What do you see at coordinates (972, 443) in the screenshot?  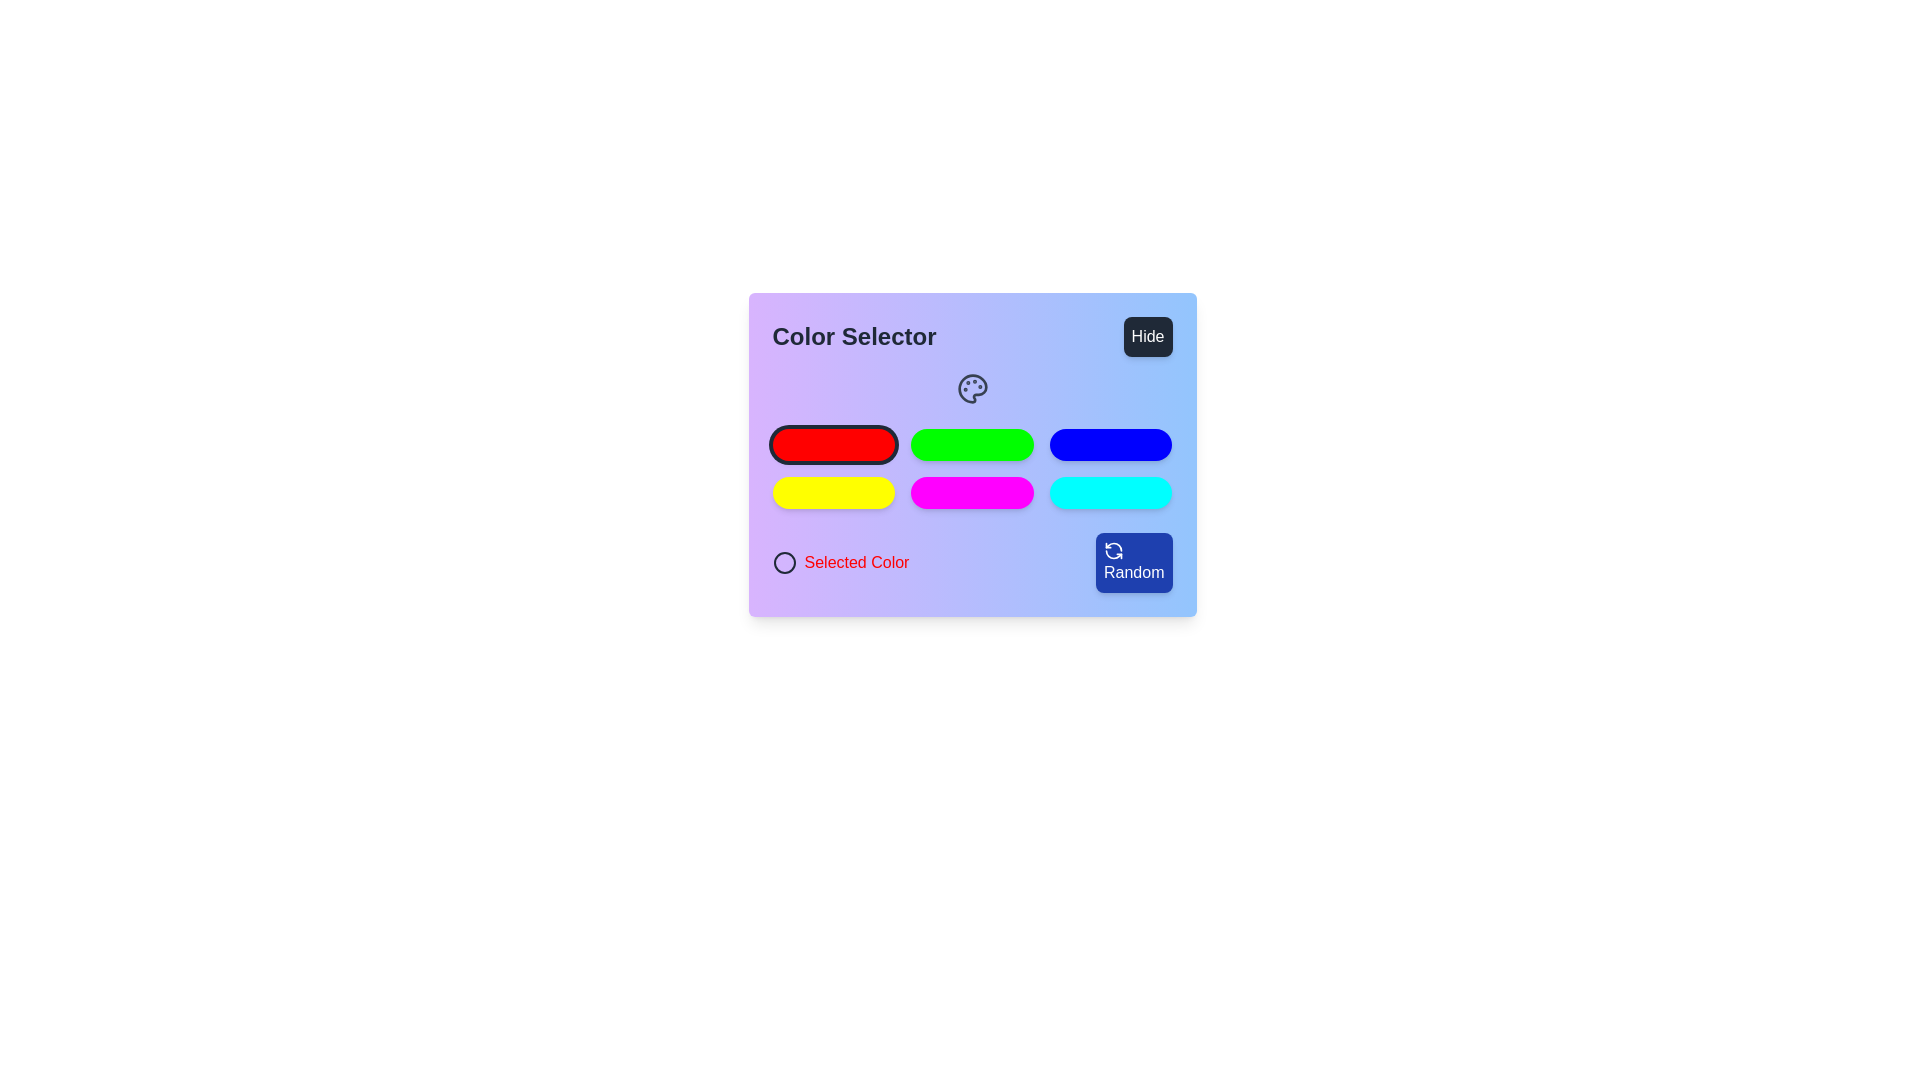 I see `the second button from the left in the first row of the grid` at bounding box center [972, 443].